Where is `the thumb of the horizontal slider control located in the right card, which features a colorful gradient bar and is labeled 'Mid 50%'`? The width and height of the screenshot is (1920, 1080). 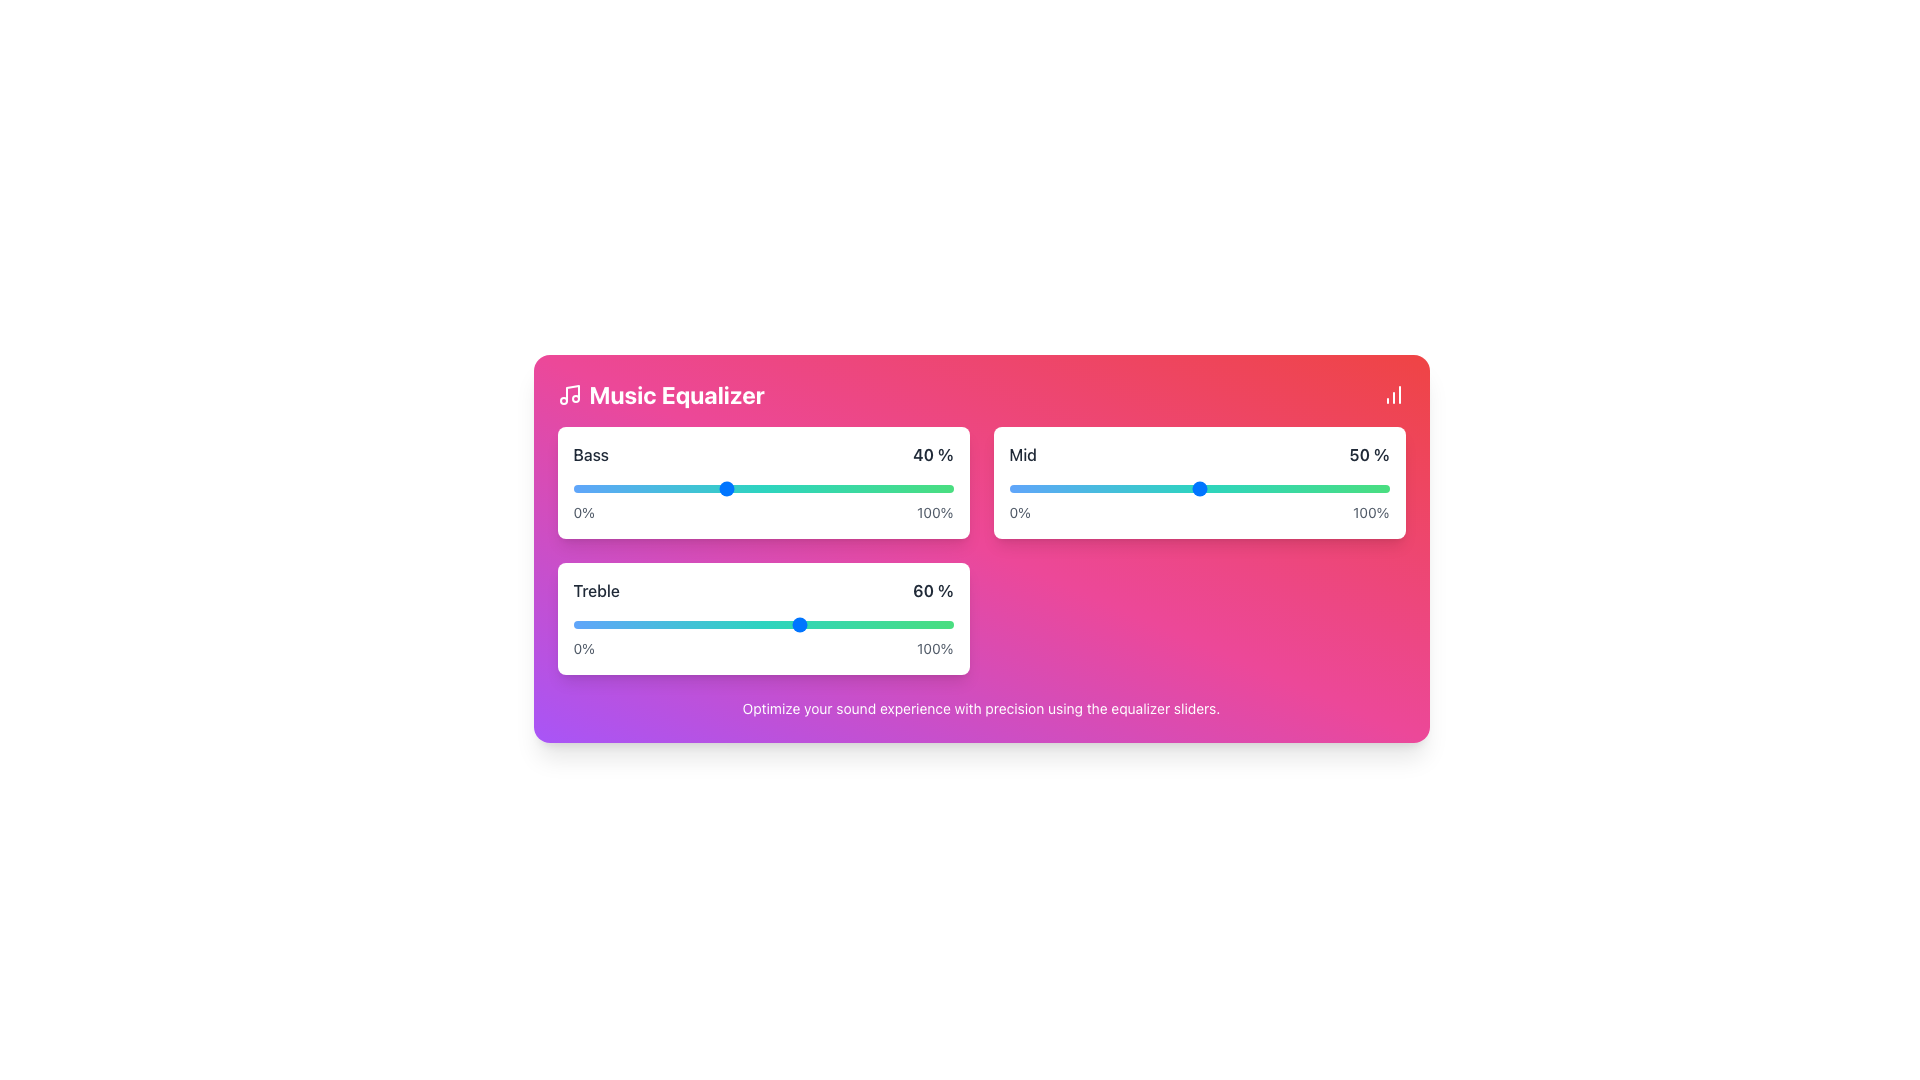
the thumb of the horizontal slider control located in the right card, which features a colorful gradient bar and is labeled 'Mid 50%' is located at coordinates (1199, 489).